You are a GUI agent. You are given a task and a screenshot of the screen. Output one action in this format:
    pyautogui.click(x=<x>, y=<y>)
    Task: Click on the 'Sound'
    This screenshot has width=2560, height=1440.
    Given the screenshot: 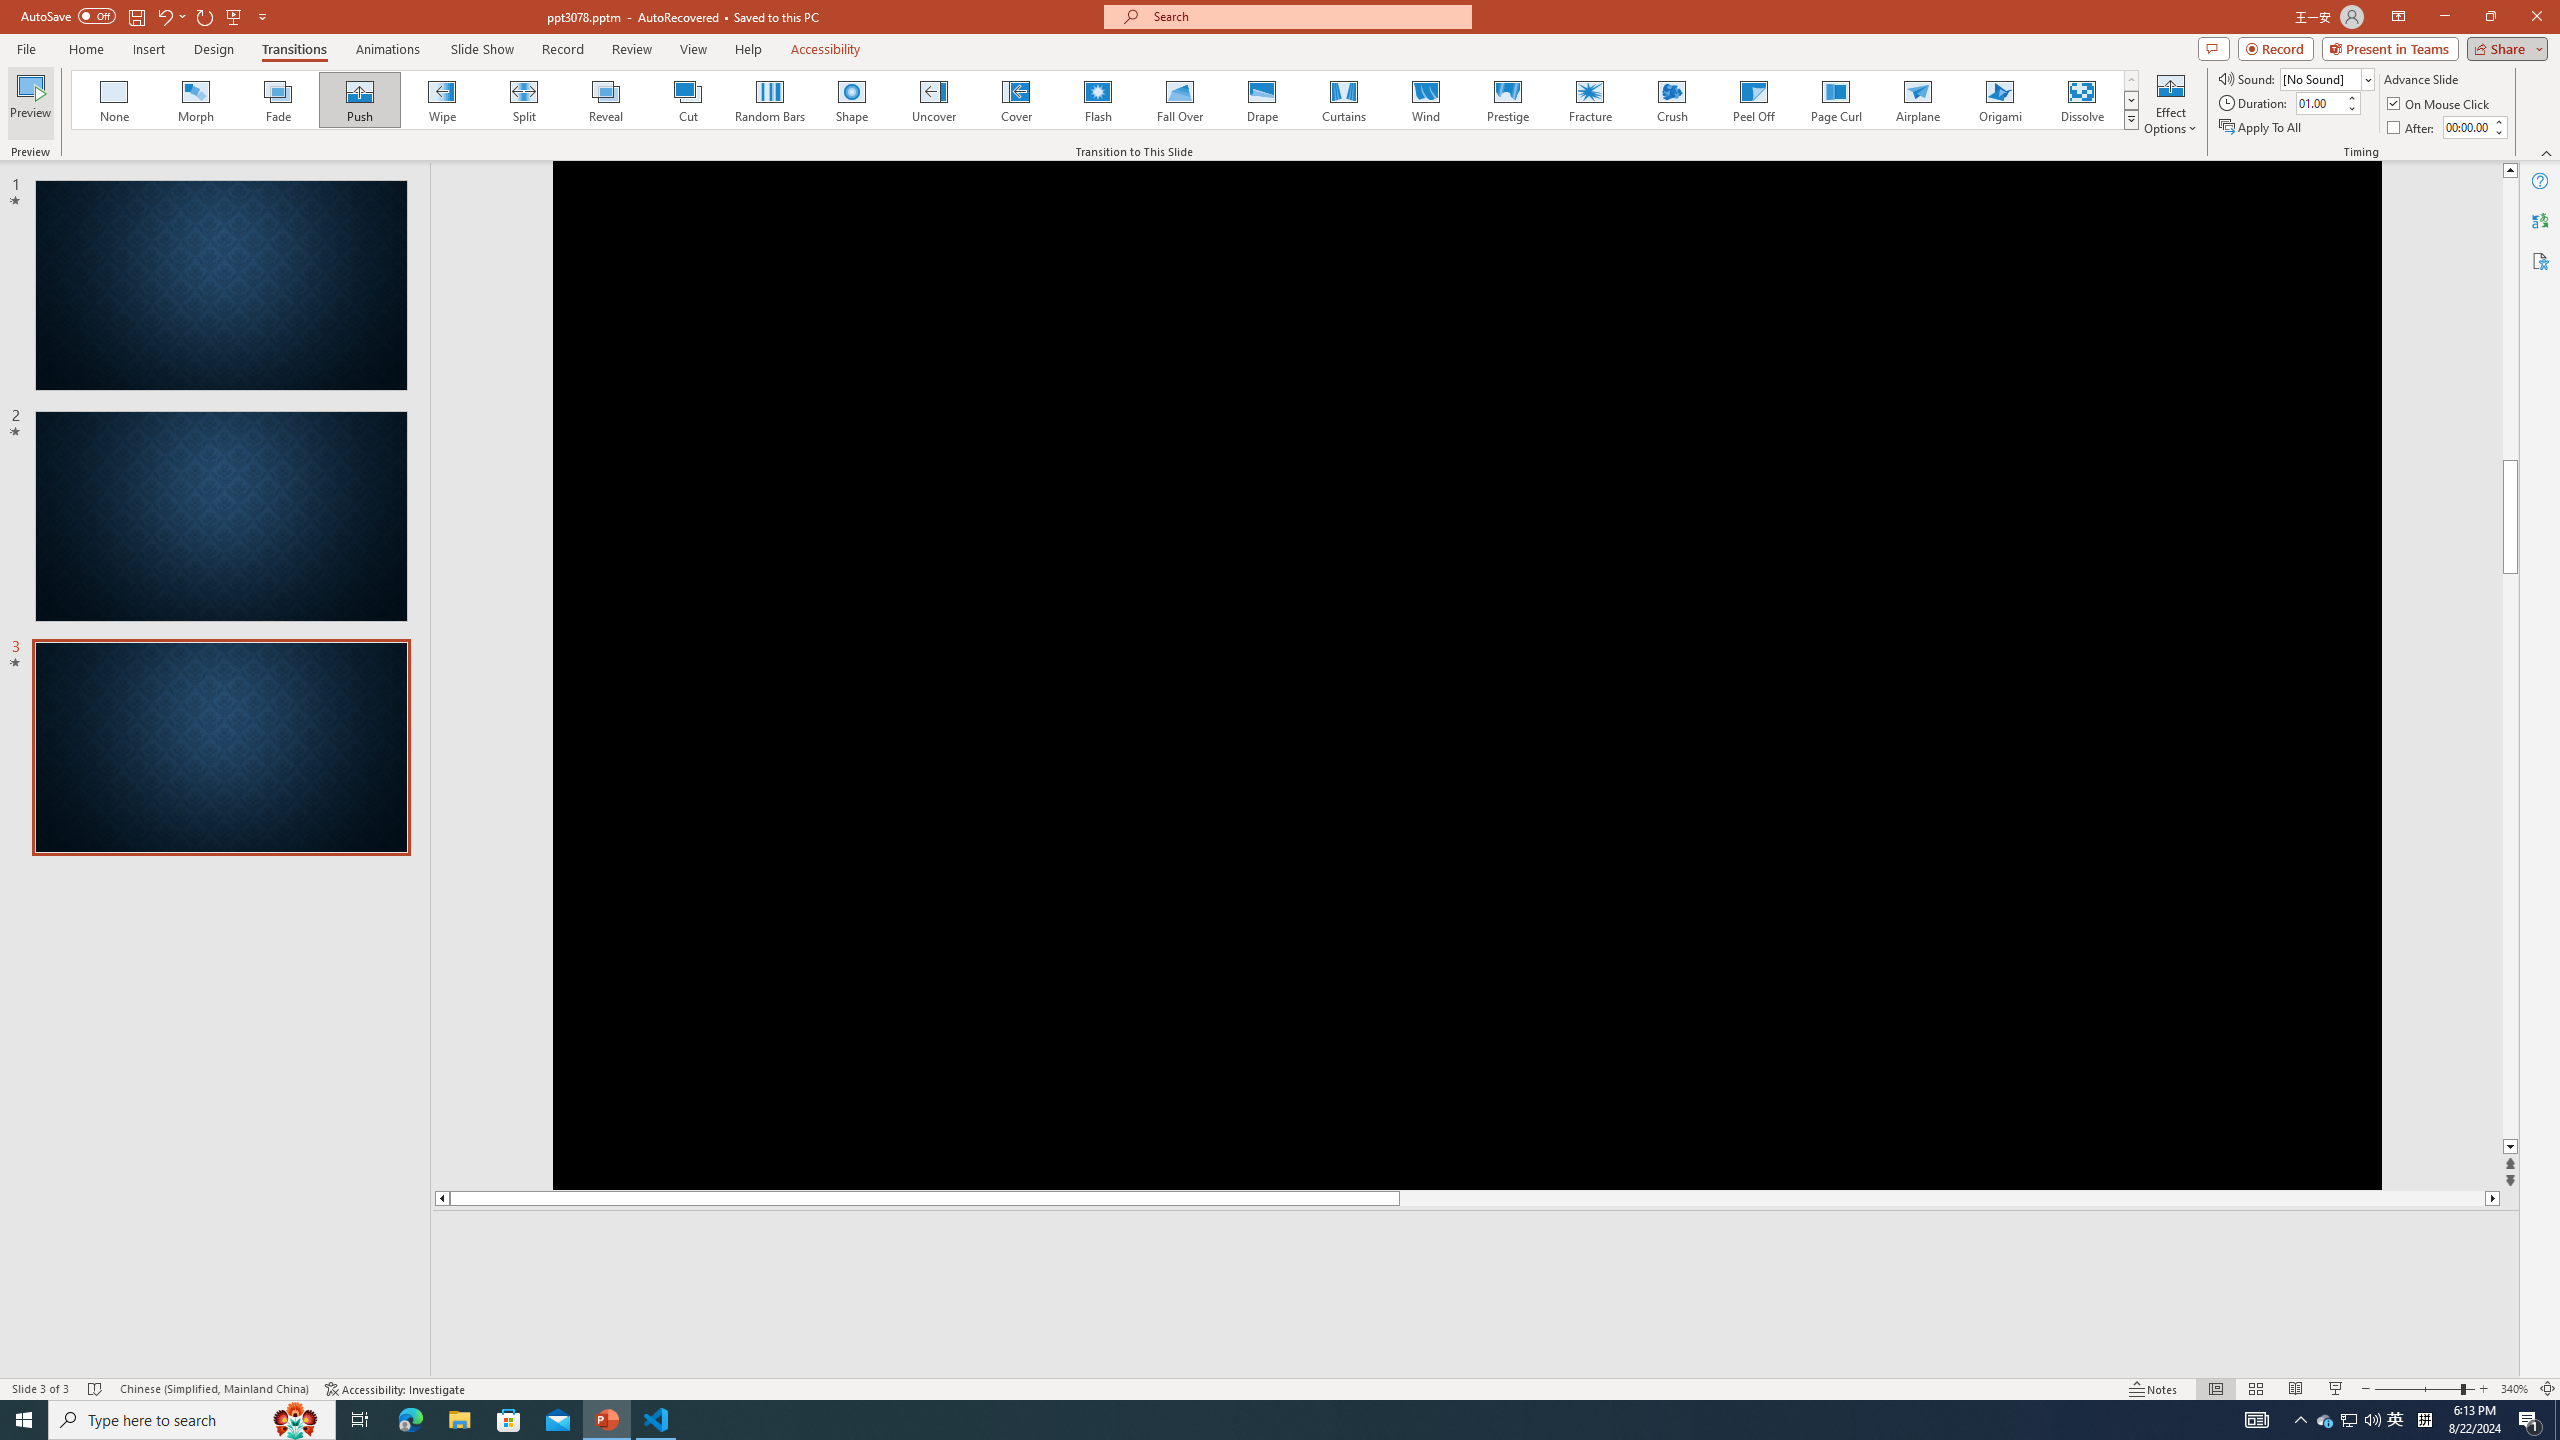 What is the action you would take?
    pyautogui.click(x=2327, y=78)
    